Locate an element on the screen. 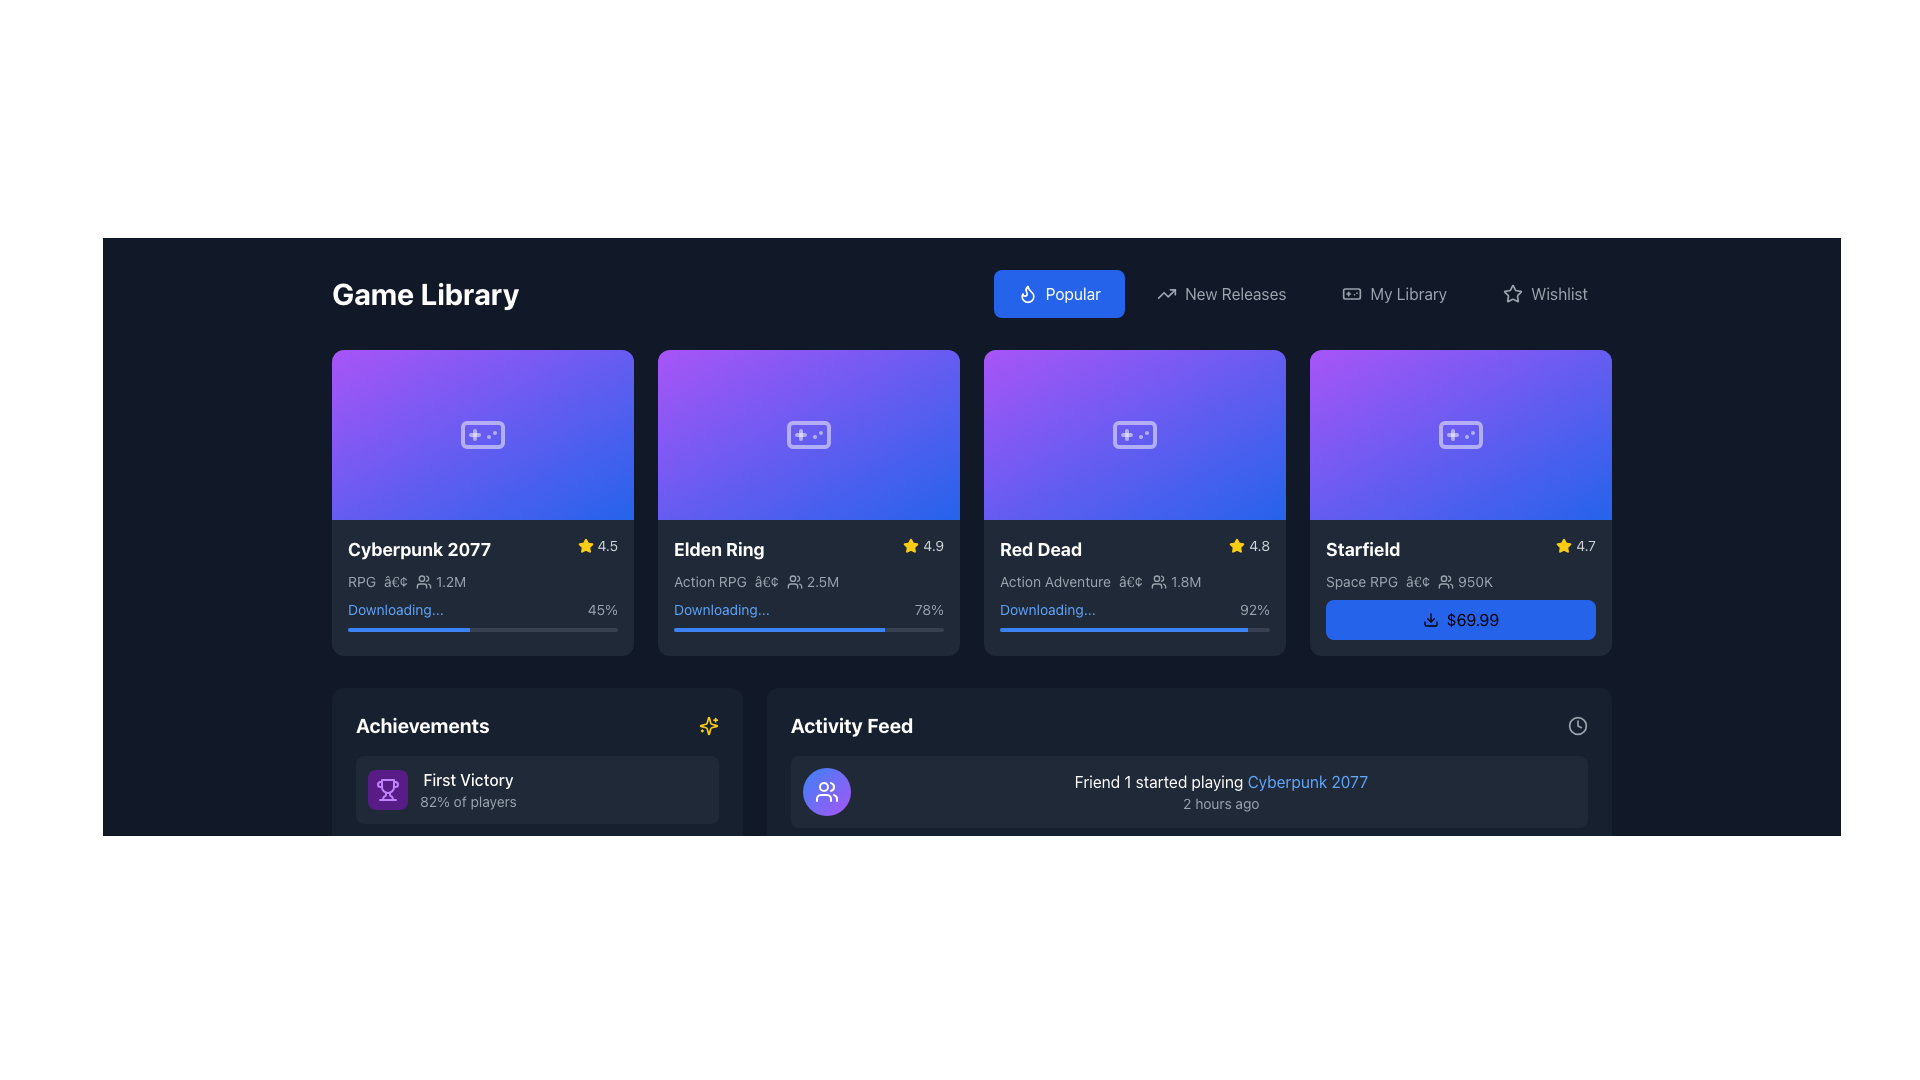  the notification element that indicates 'Friend 1 started playing Cyberpunk 2077' to learn more about the game is located at coordinates (1189, 790).